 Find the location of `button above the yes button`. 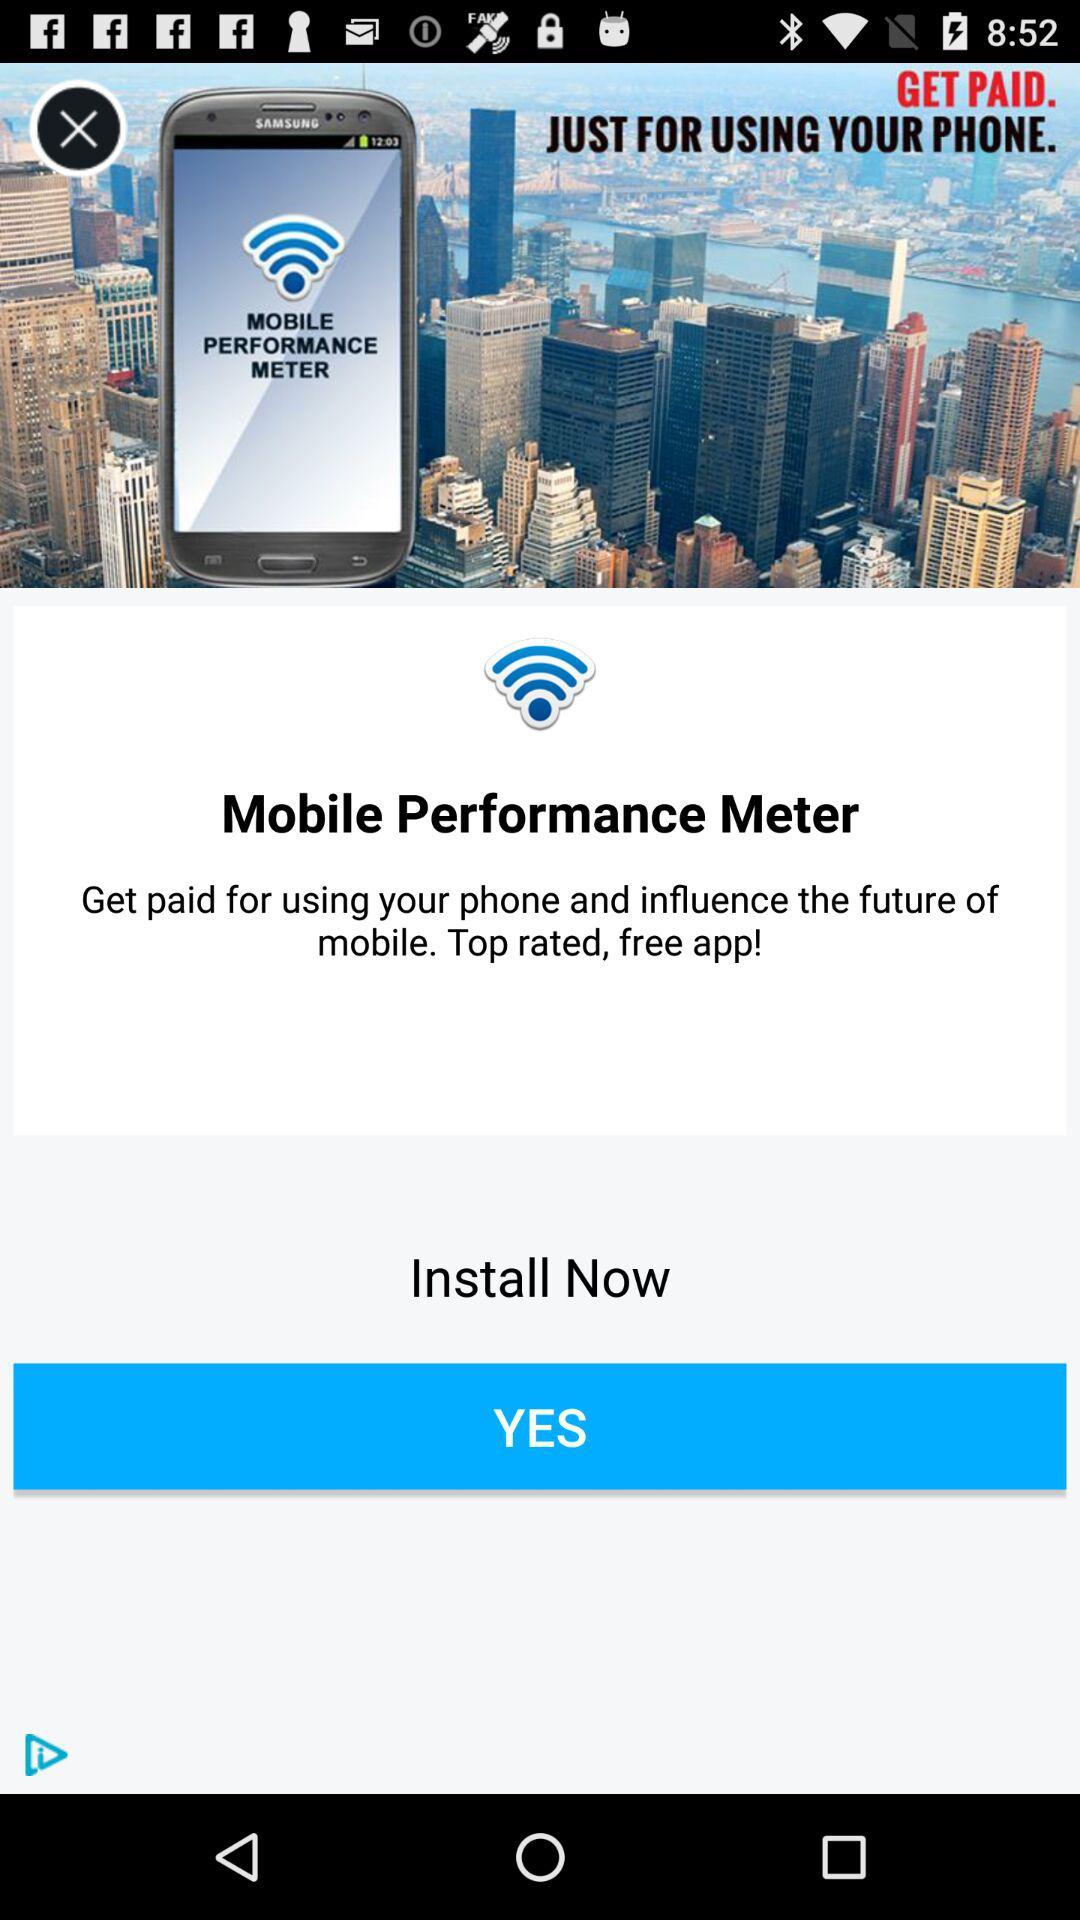

button above the yes button is located at coordinates (540, 1275).